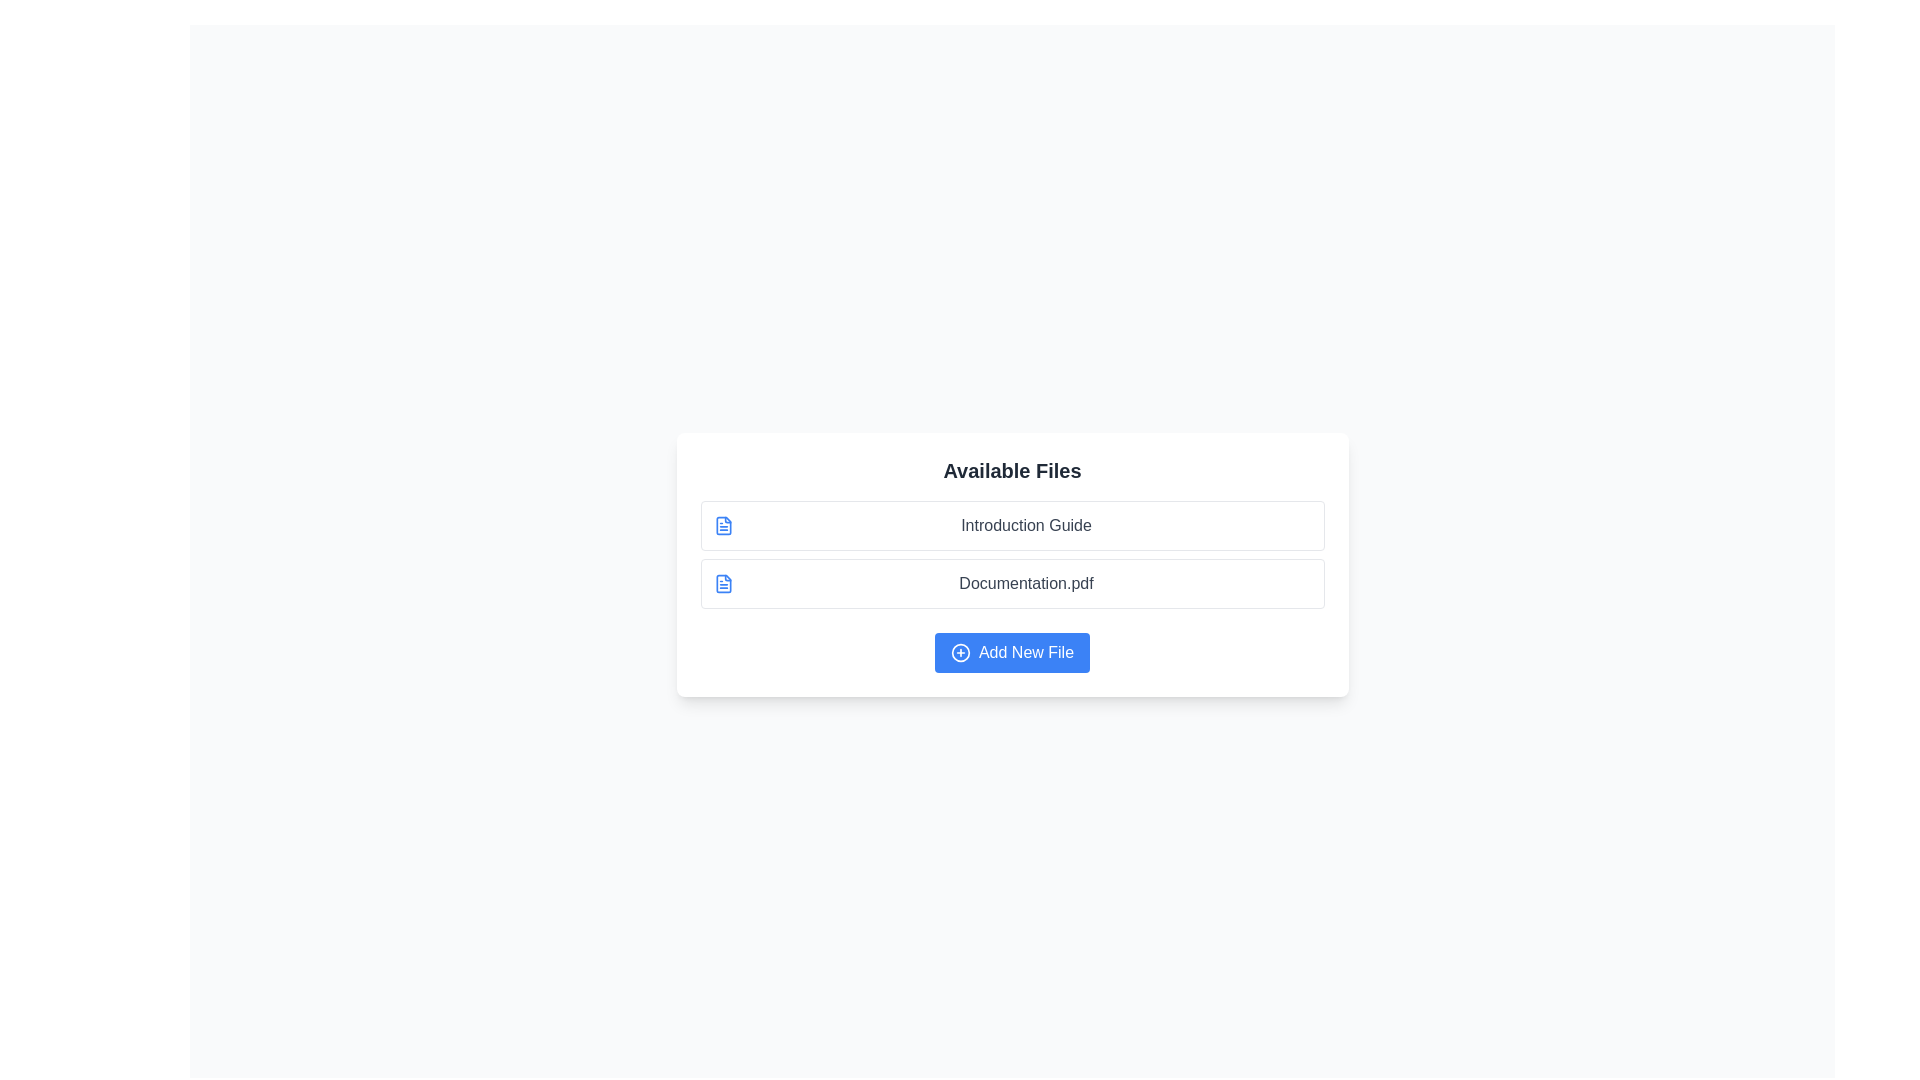  Describe the element at coordinates (1012, 524) in the screenshot. I see `the List item with icon and text labeled 'Introduction Guide', which is styled with a light gray border and contains a blue document icon` at that location.